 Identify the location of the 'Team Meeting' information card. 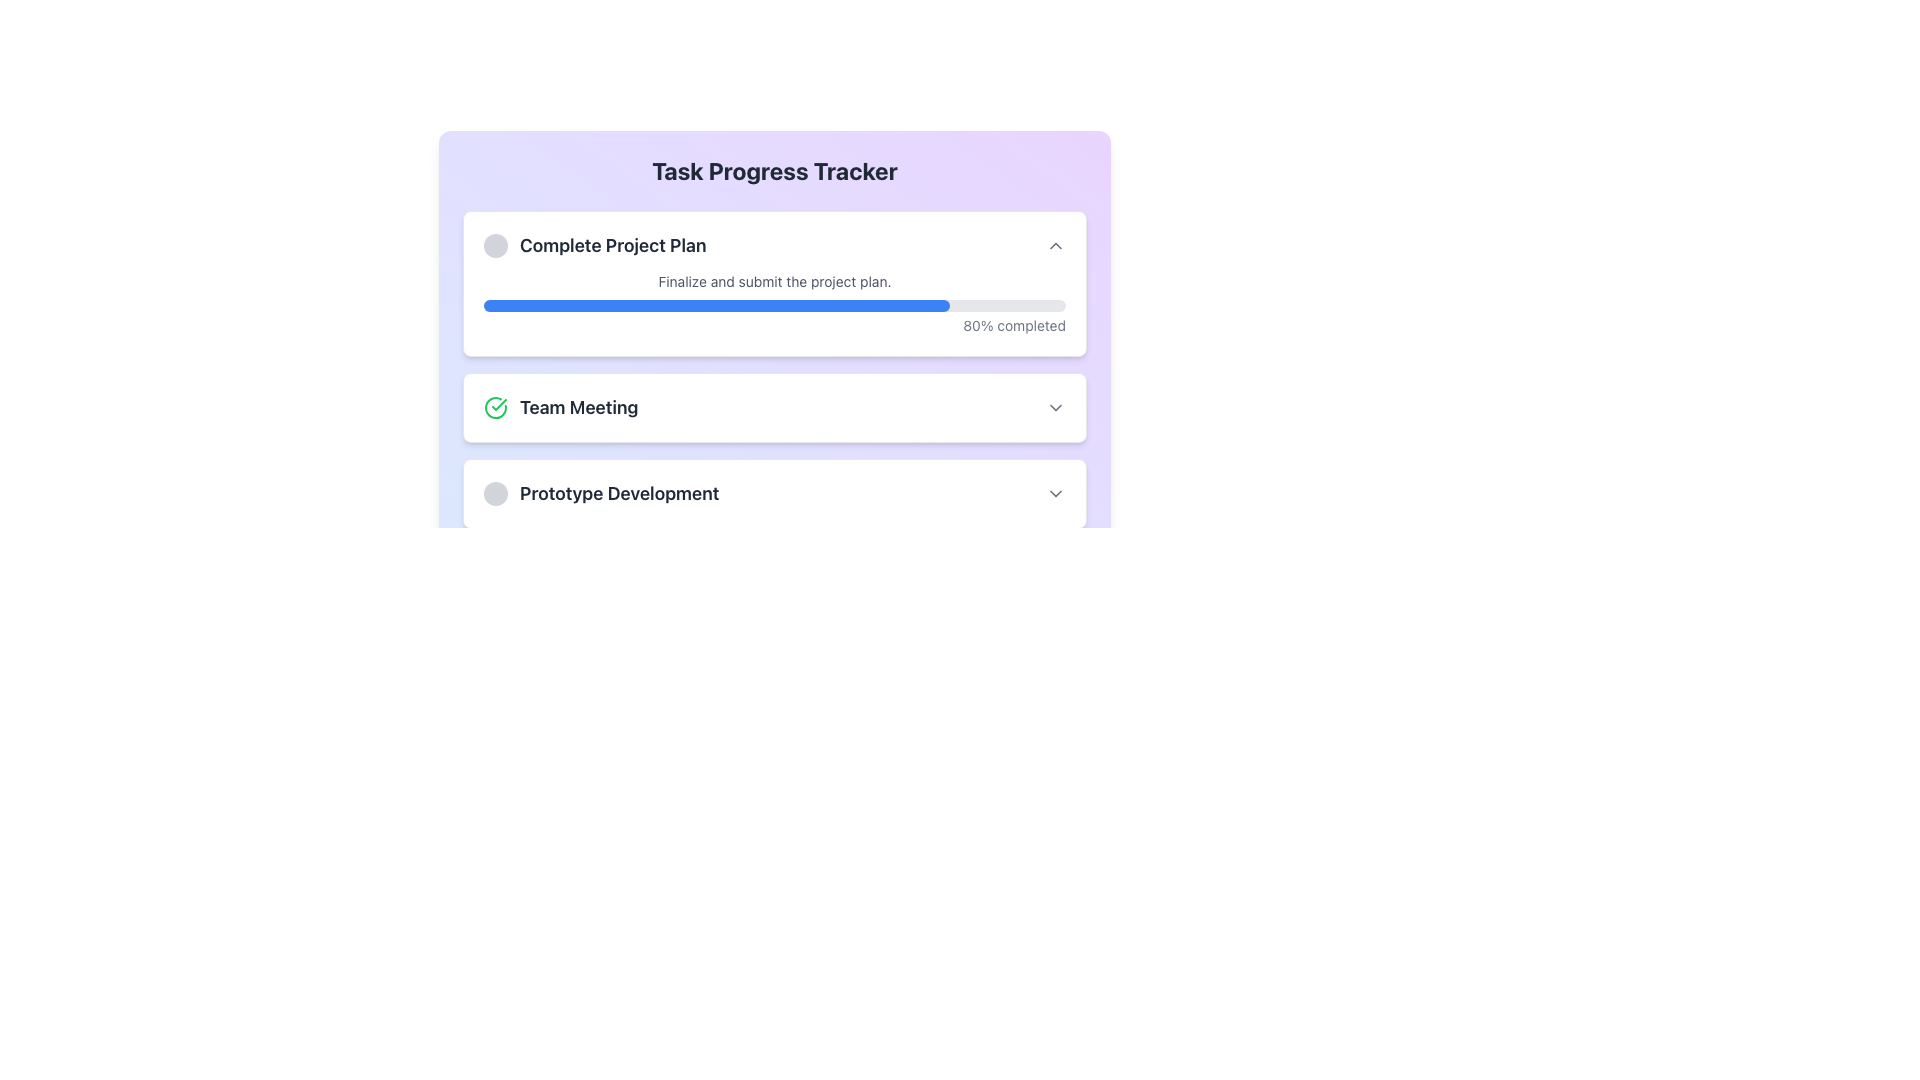
(773, 407).